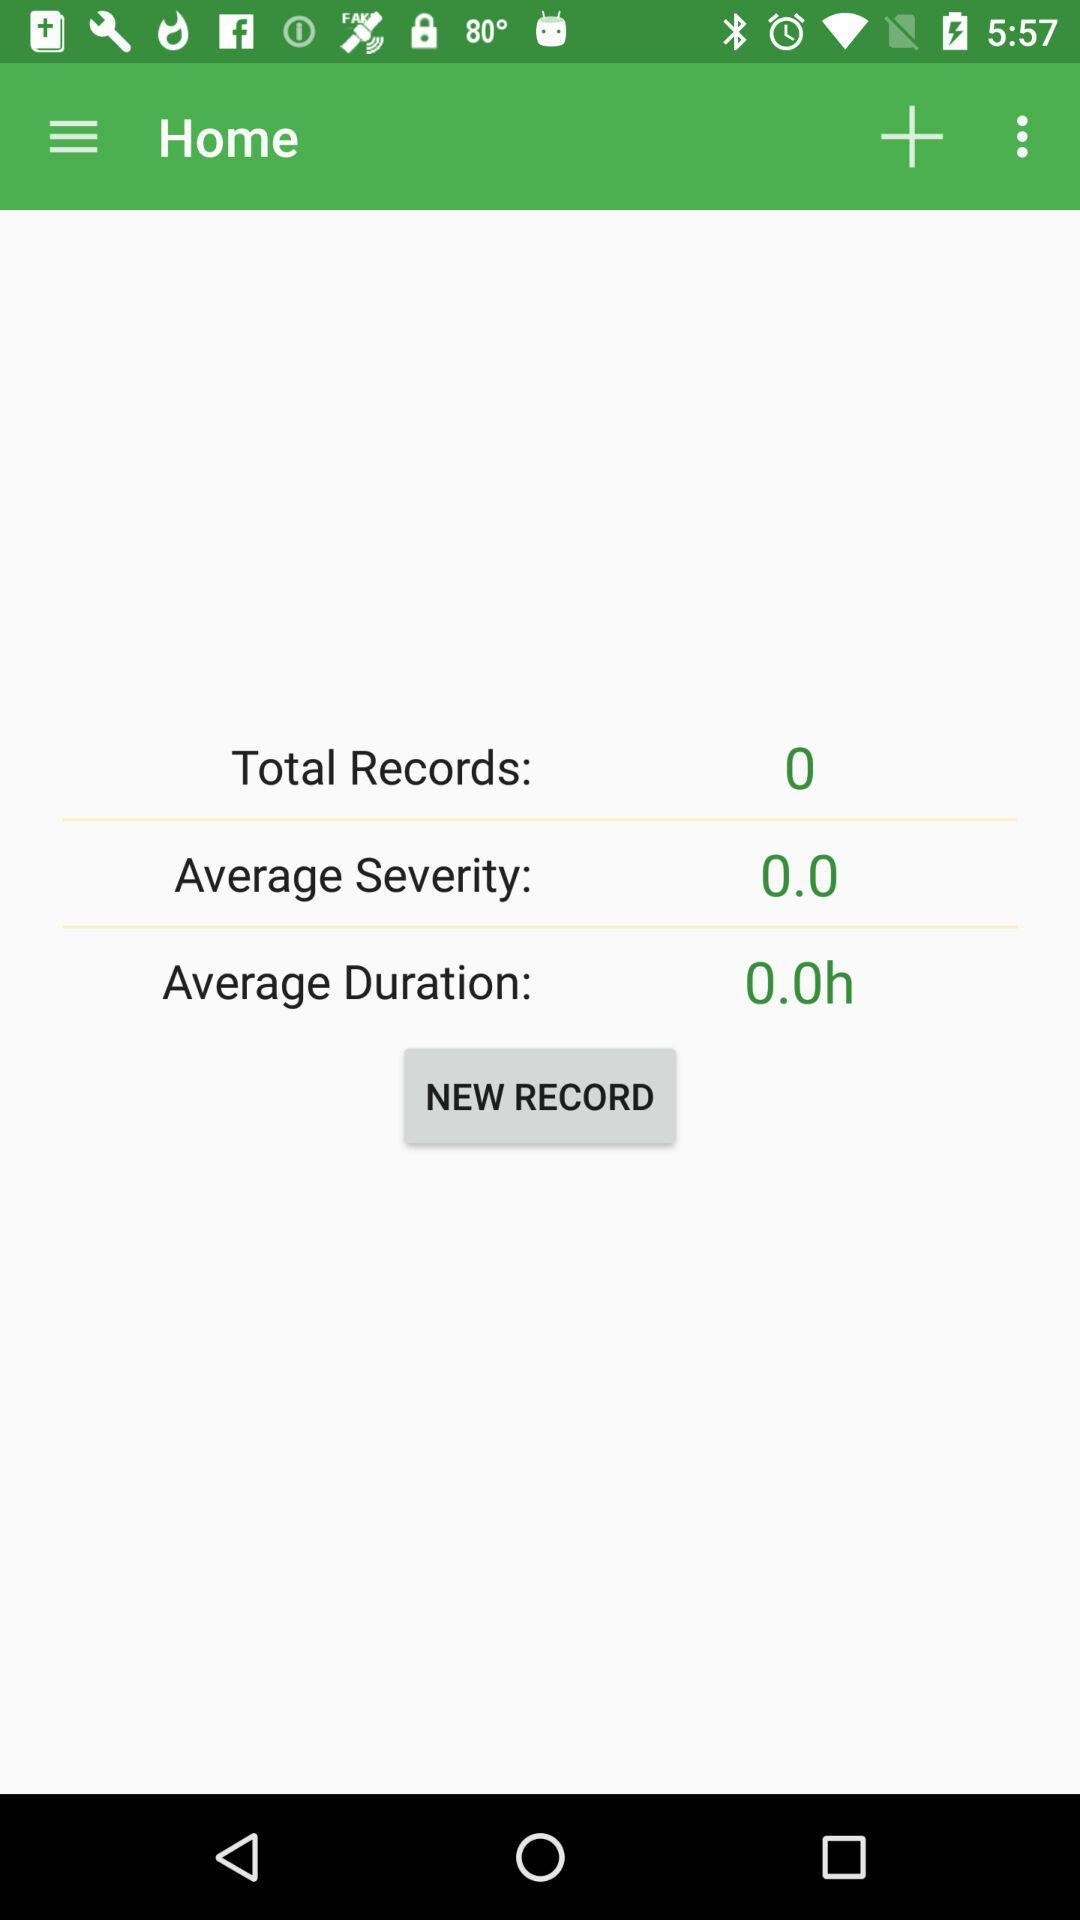  What do you see at coordinates (1027, 135) in the screenshot?
I see `the item above the 0 icon` at bounding box center [1027, 135].